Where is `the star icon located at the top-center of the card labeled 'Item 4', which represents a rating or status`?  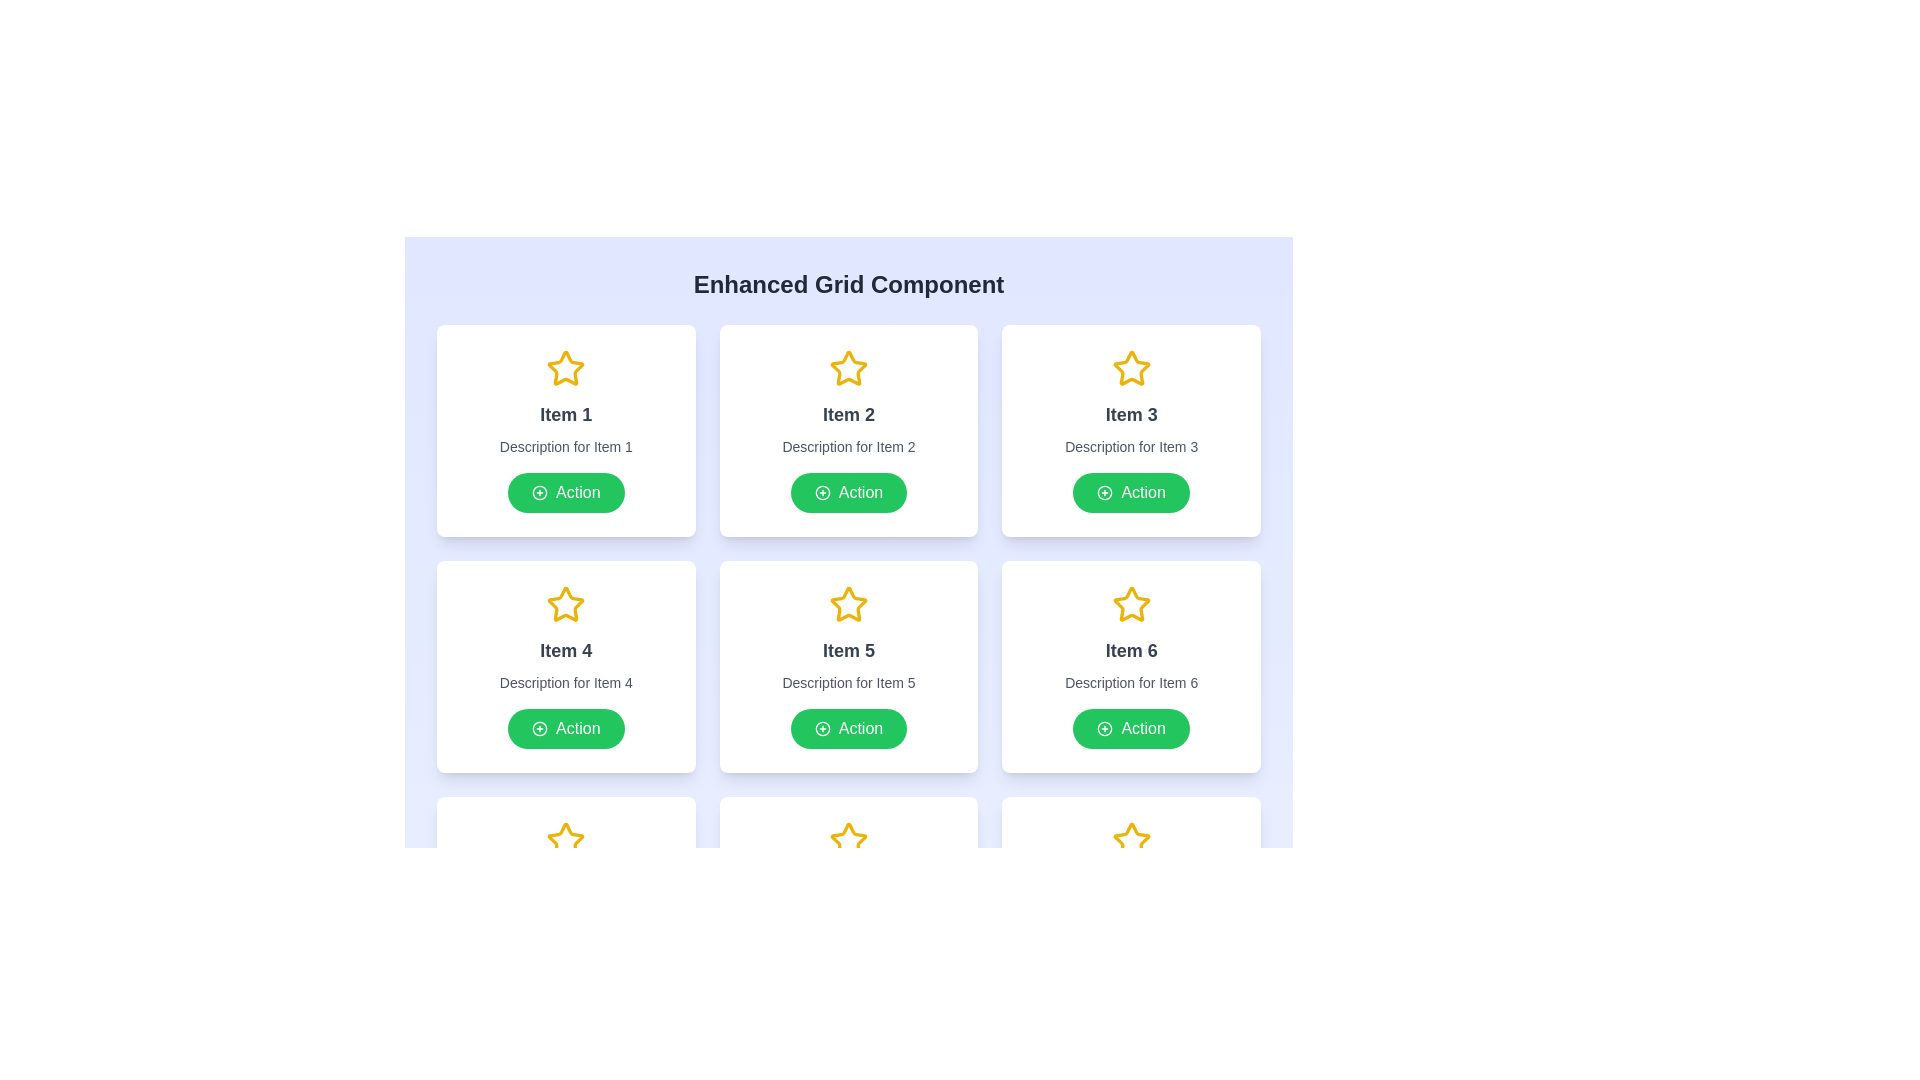
the star icon located at the top-center of the card labeled 'Item 4', which represents a rating or status is located at coordinates (565, 604).